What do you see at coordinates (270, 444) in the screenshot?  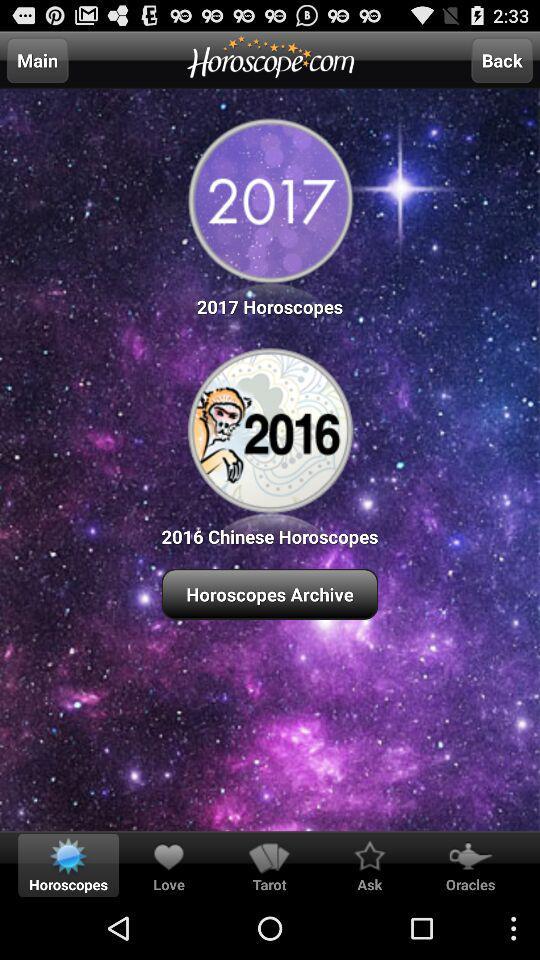 I see `2016 chinese horoscopes item` at bounding box center [270, 444].